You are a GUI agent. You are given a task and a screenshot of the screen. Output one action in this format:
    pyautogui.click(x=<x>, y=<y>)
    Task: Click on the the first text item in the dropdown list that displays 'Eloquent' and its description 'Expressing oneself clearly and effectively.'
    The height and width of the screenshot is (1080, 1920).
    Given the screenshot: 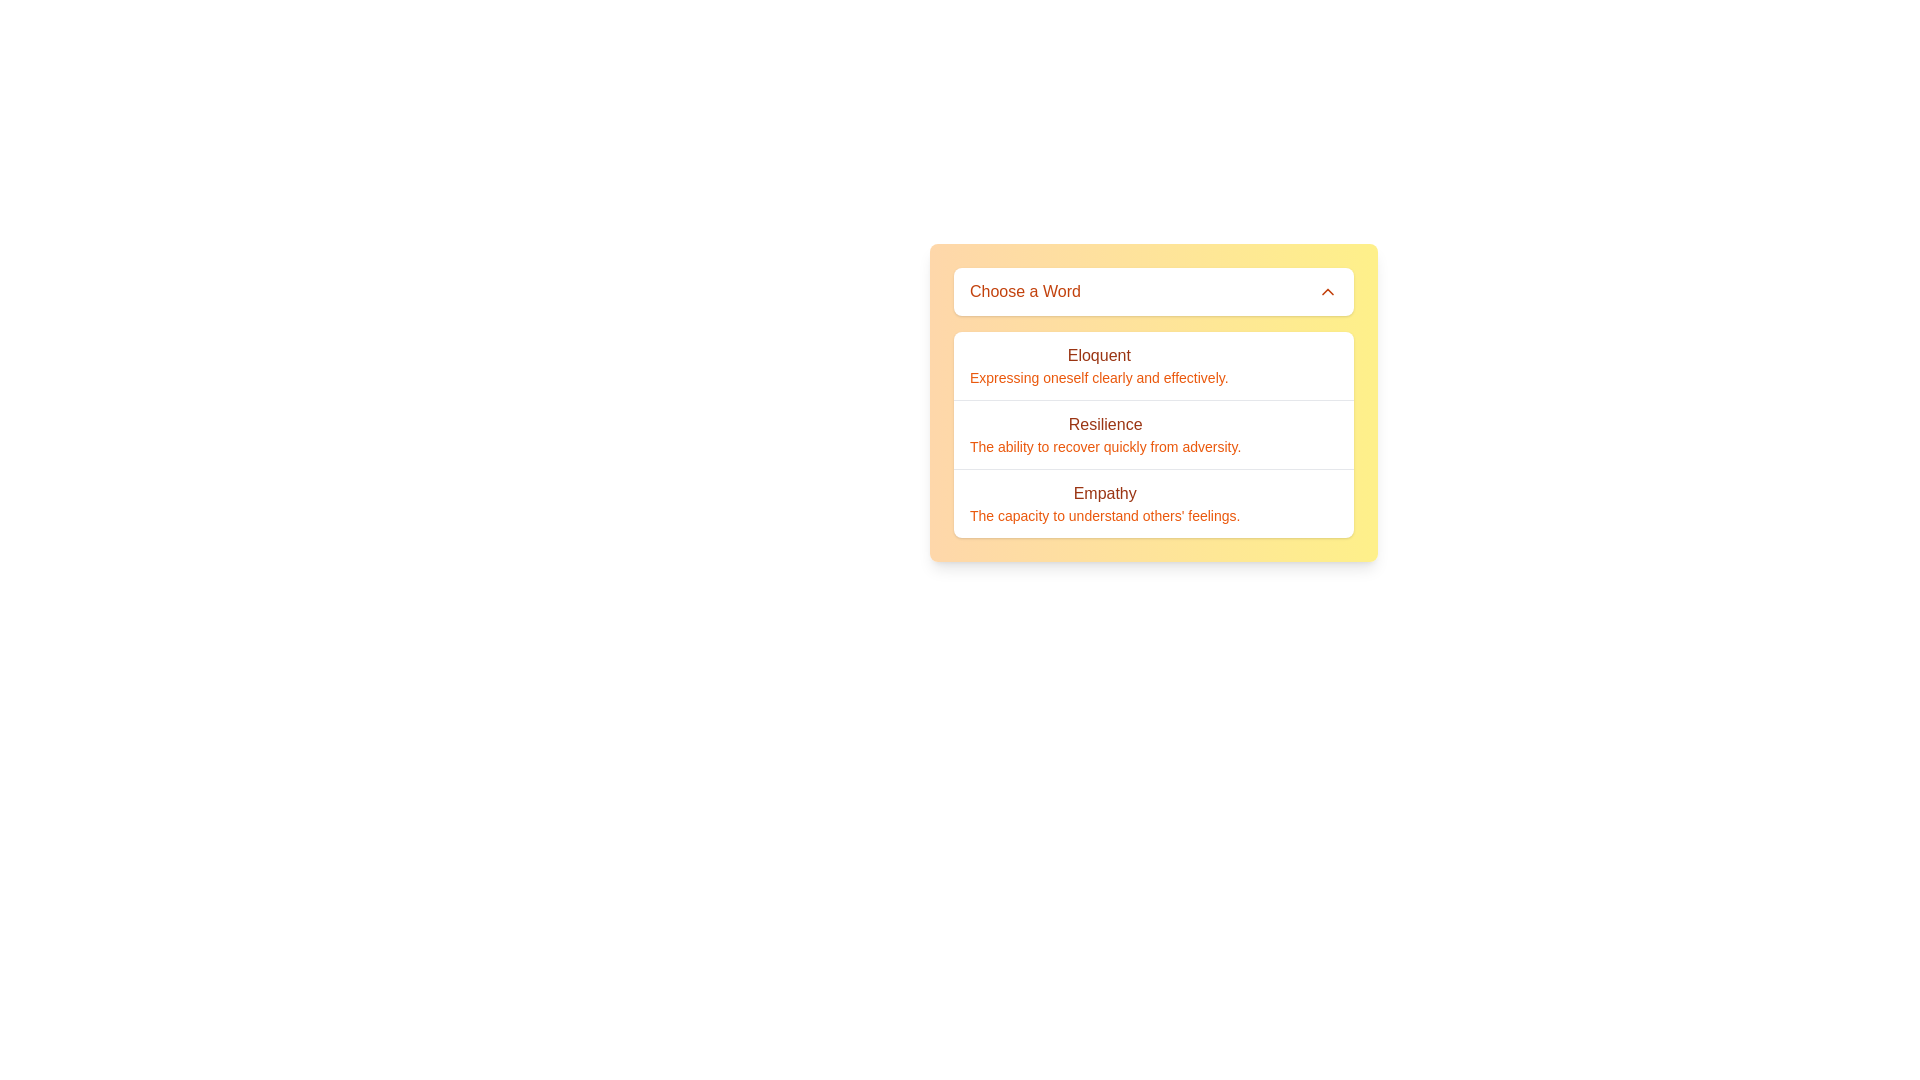 What is the action you would take?
    pyautogui.click(x=1098, y=366)
    